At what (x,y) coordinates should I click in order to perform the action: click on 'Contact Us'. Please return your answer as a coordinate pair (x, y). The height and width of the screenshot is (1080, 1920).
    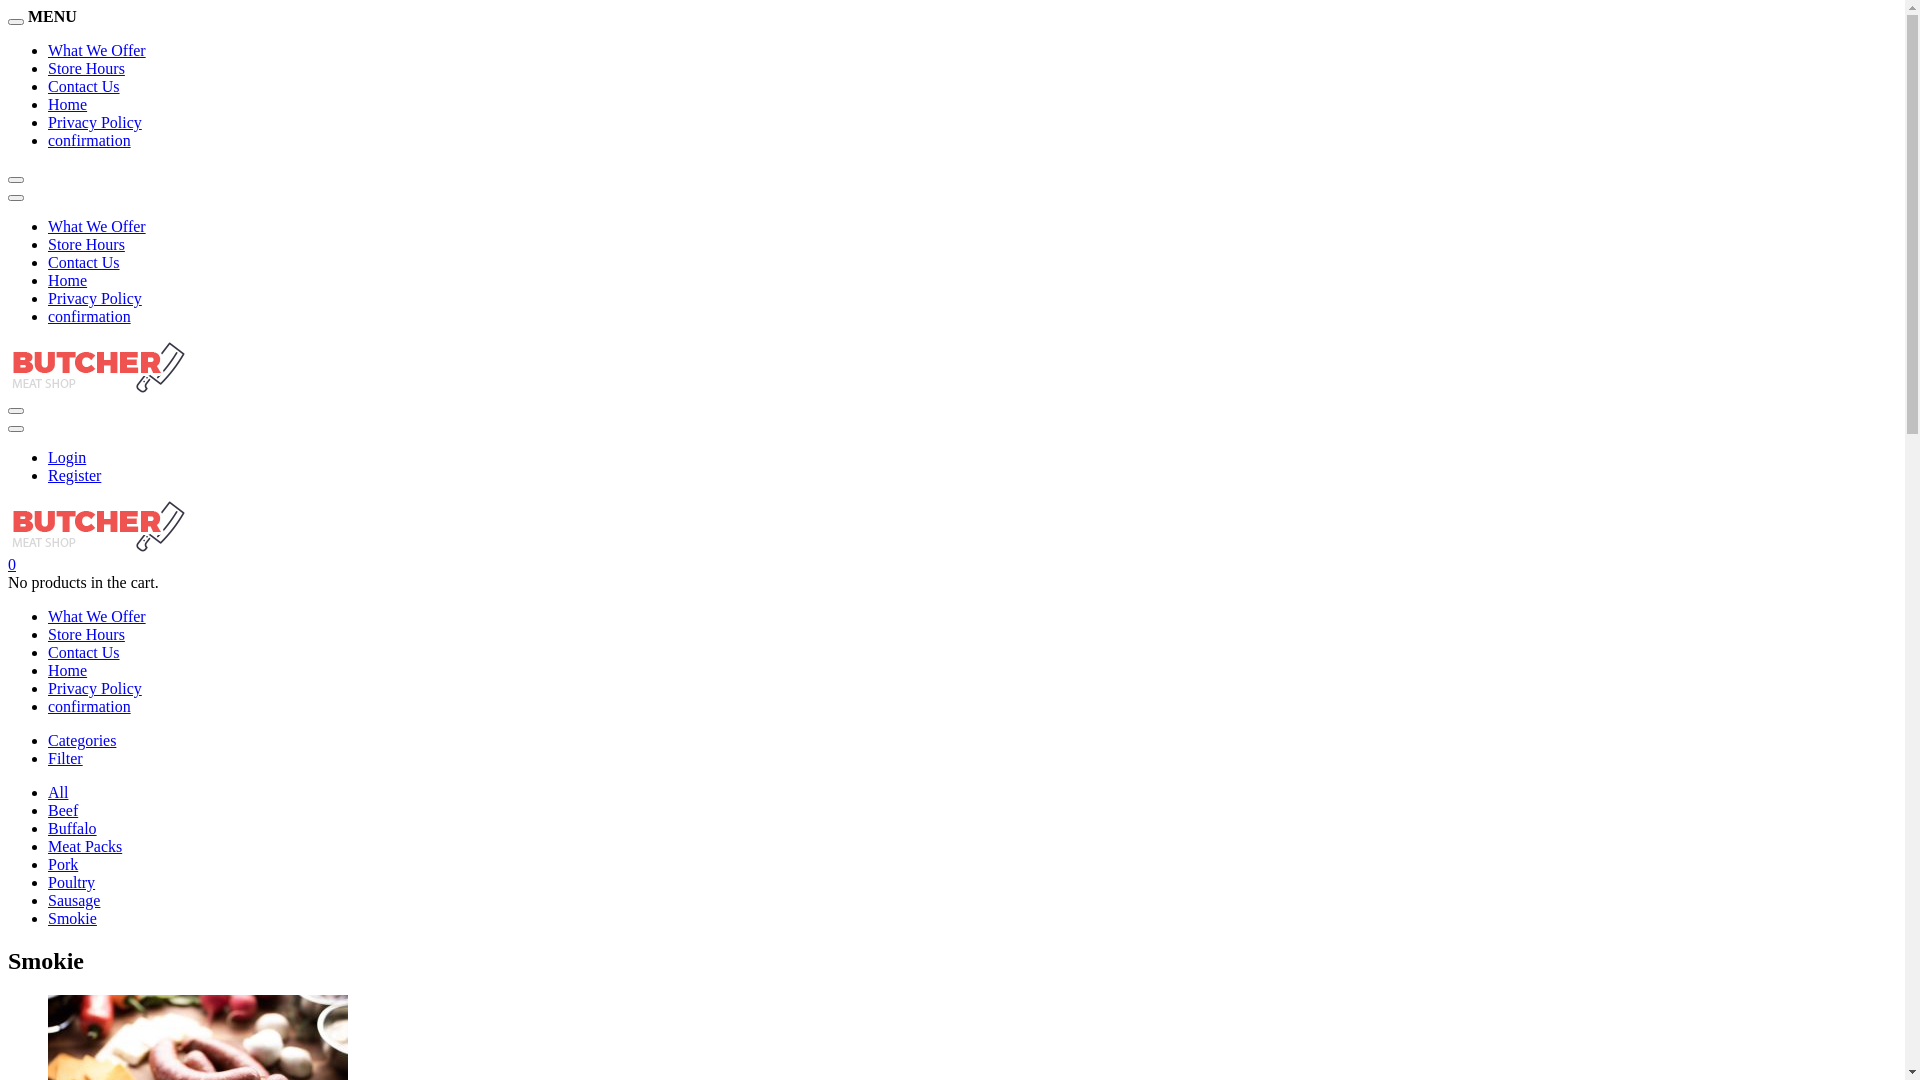
    Looking at the image, I should click on (82, 85).